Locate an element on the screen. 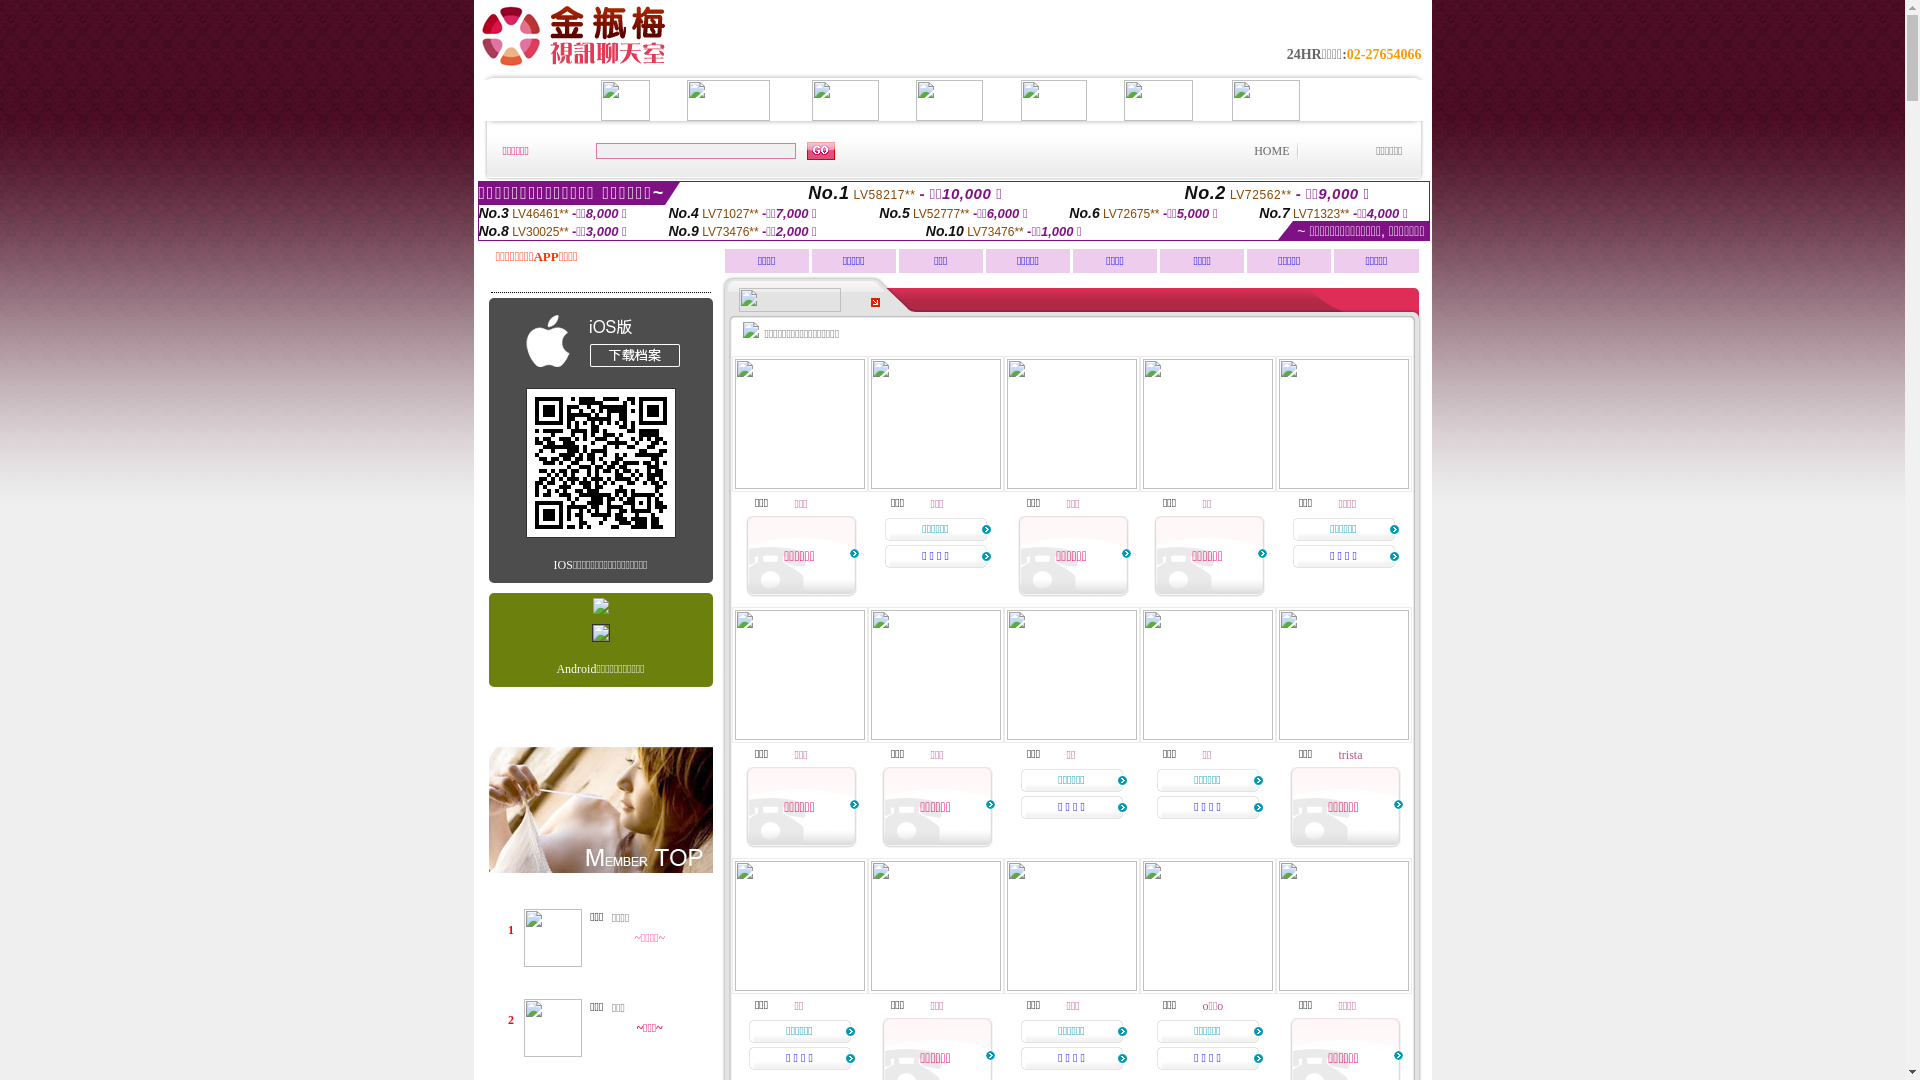 This screenshot has height=1080, width=1920. 'HOME' is located at coordinates (1252, 149).